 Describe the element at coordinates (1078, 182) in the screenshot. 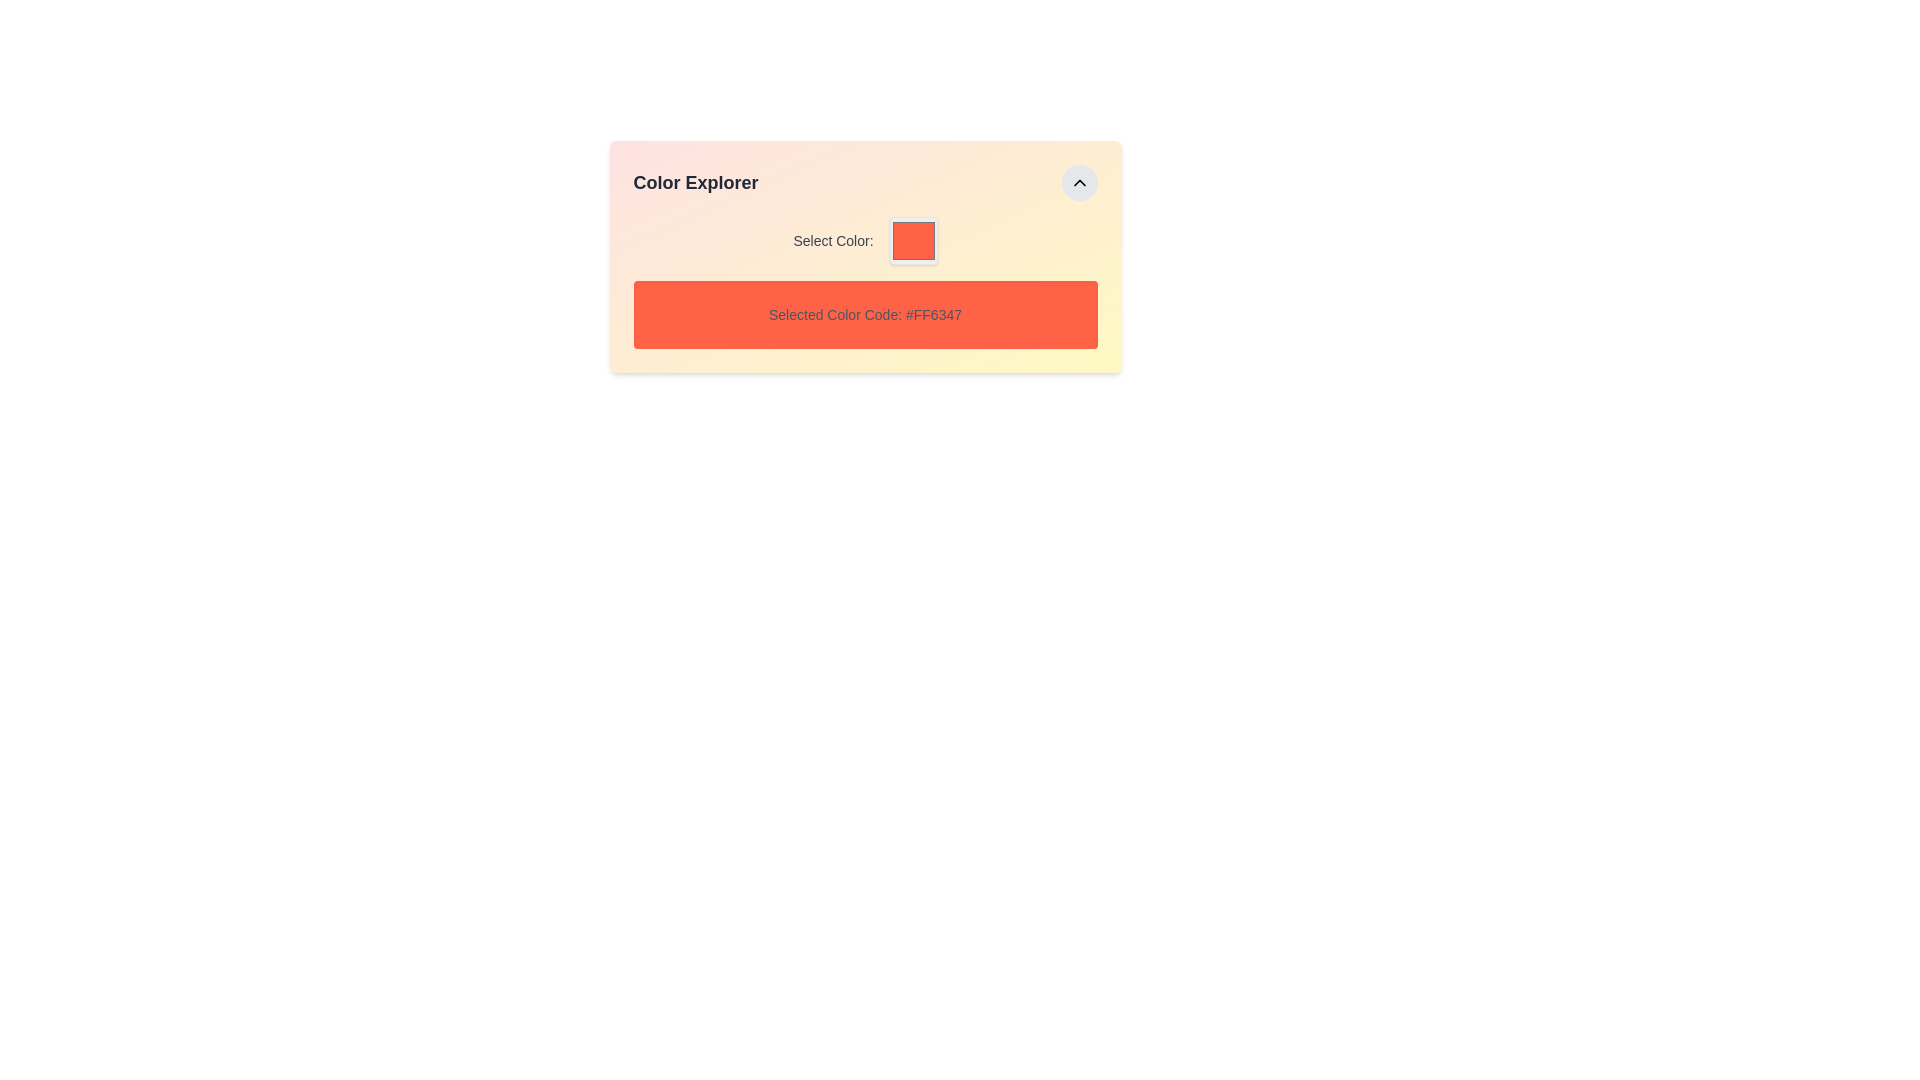

I see `the compact upward-pointing chevron icon with a thin black outline, located within a circular gray button to the right of the 'Color Explorer' card` at that location.